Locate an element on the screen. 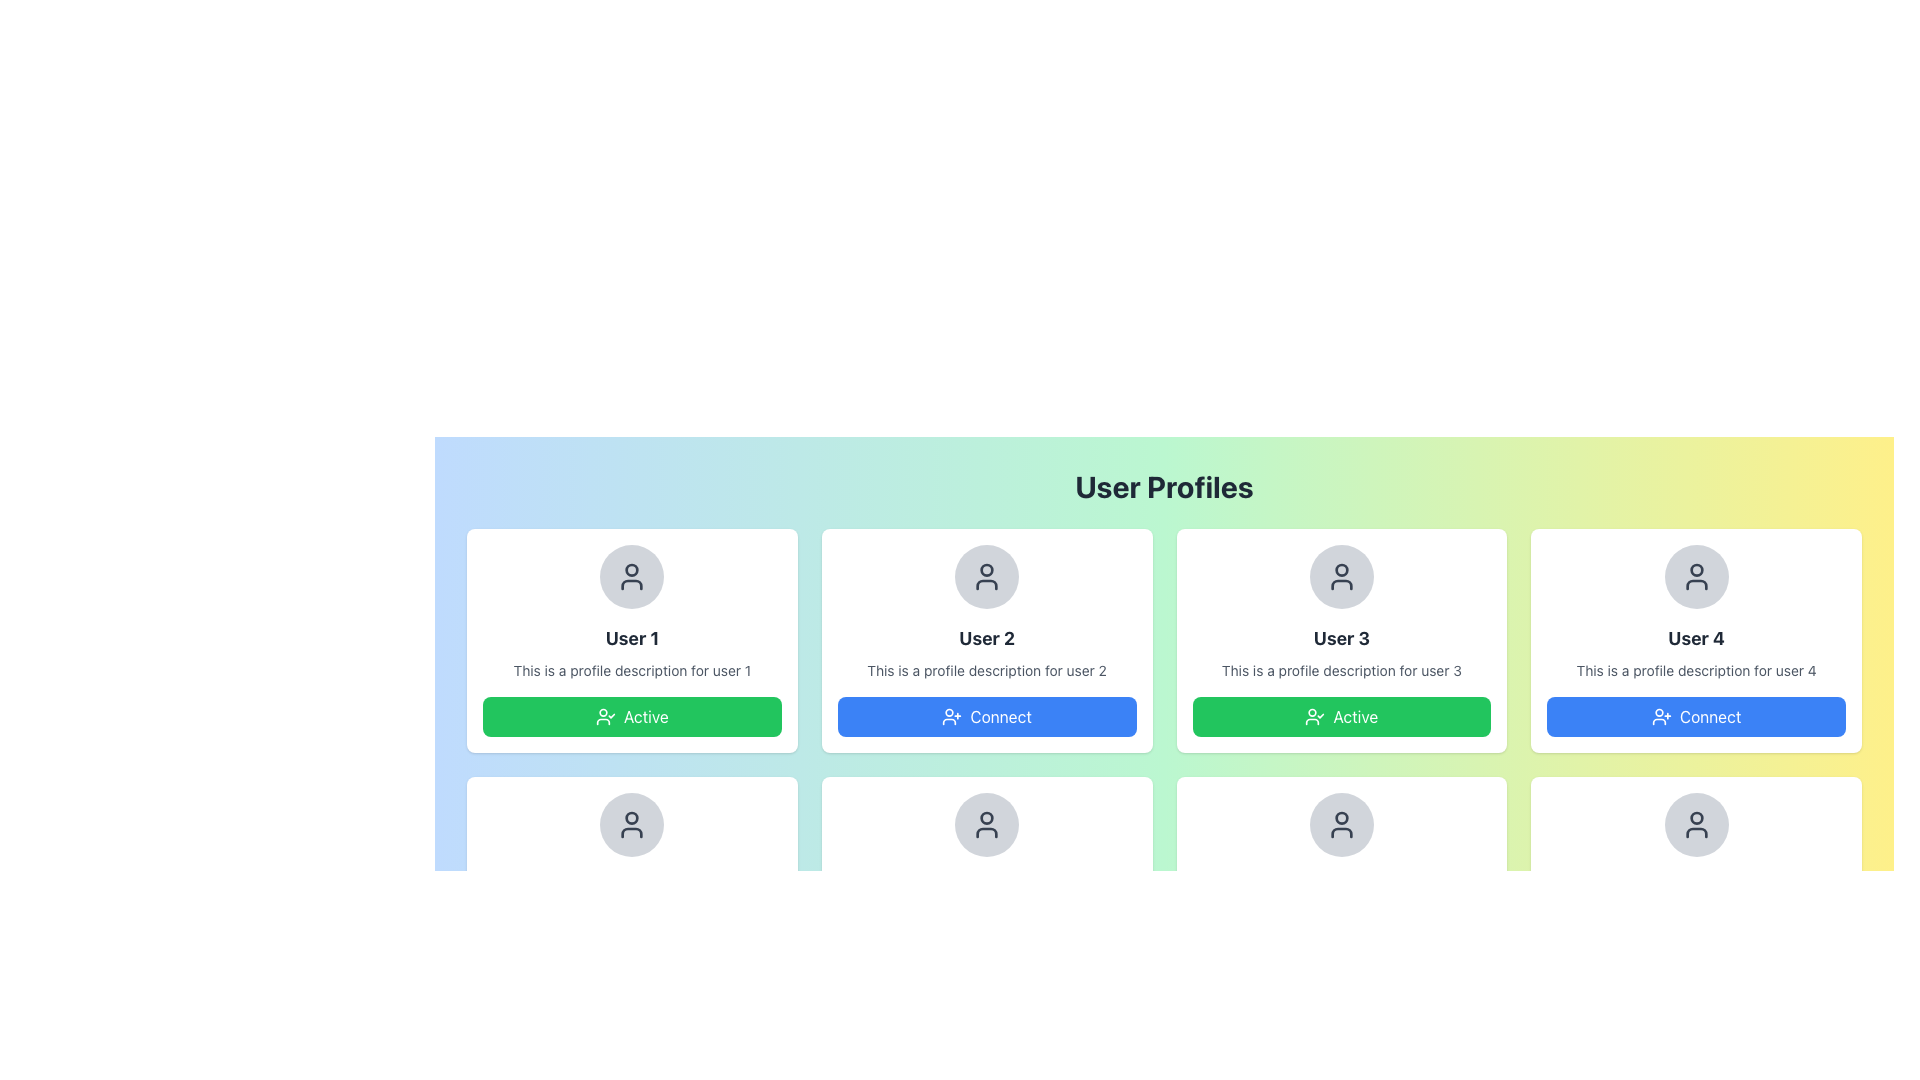 The height and width of the screenshot is (1080, 1920). the 'User 4' text label, which is styled in bold with a larger font size, located in the fourth profile card in the top row of the grid layout is located at coordinates (1695, 639).